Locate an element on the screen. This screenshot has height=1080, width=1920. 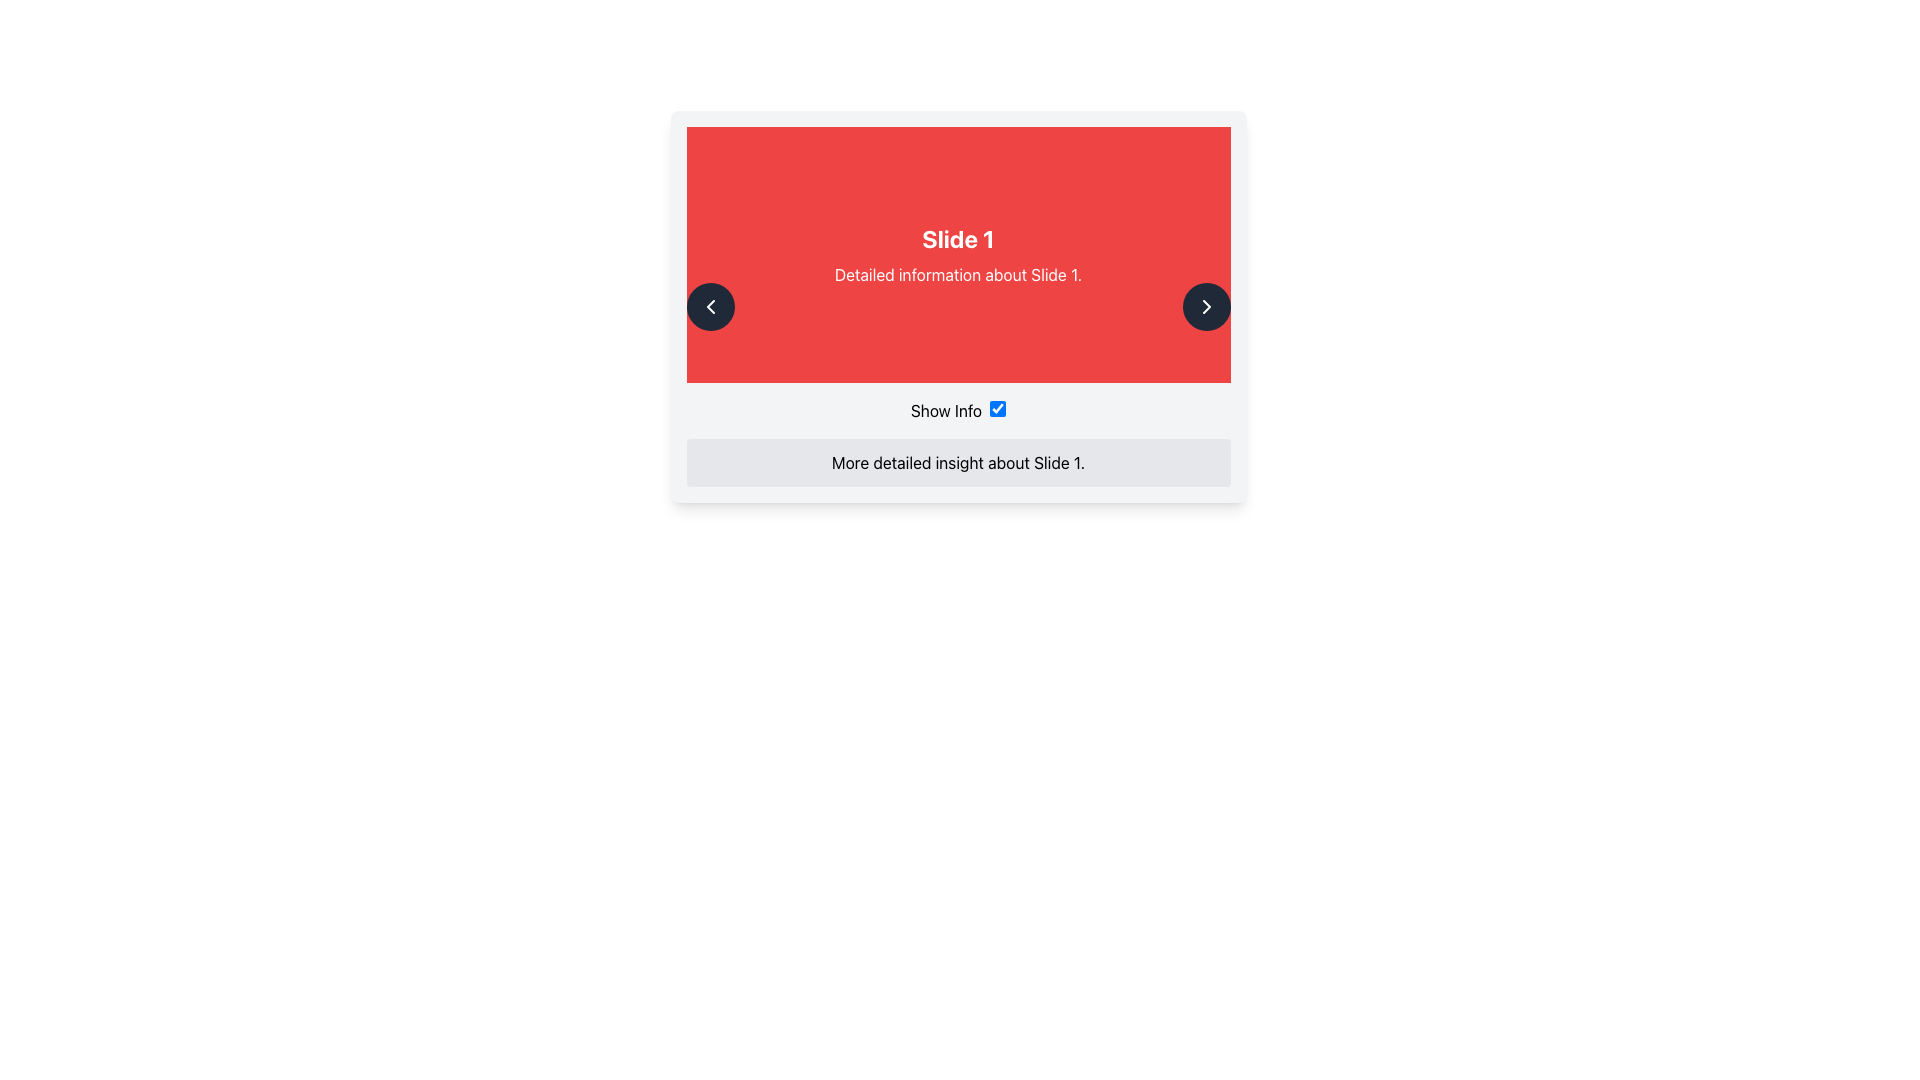
the Slide Display element, which is the top section of the slideshow interface, providing title and summary details, located directly above the 'Show Info' section is located at coordinates (957, 253).